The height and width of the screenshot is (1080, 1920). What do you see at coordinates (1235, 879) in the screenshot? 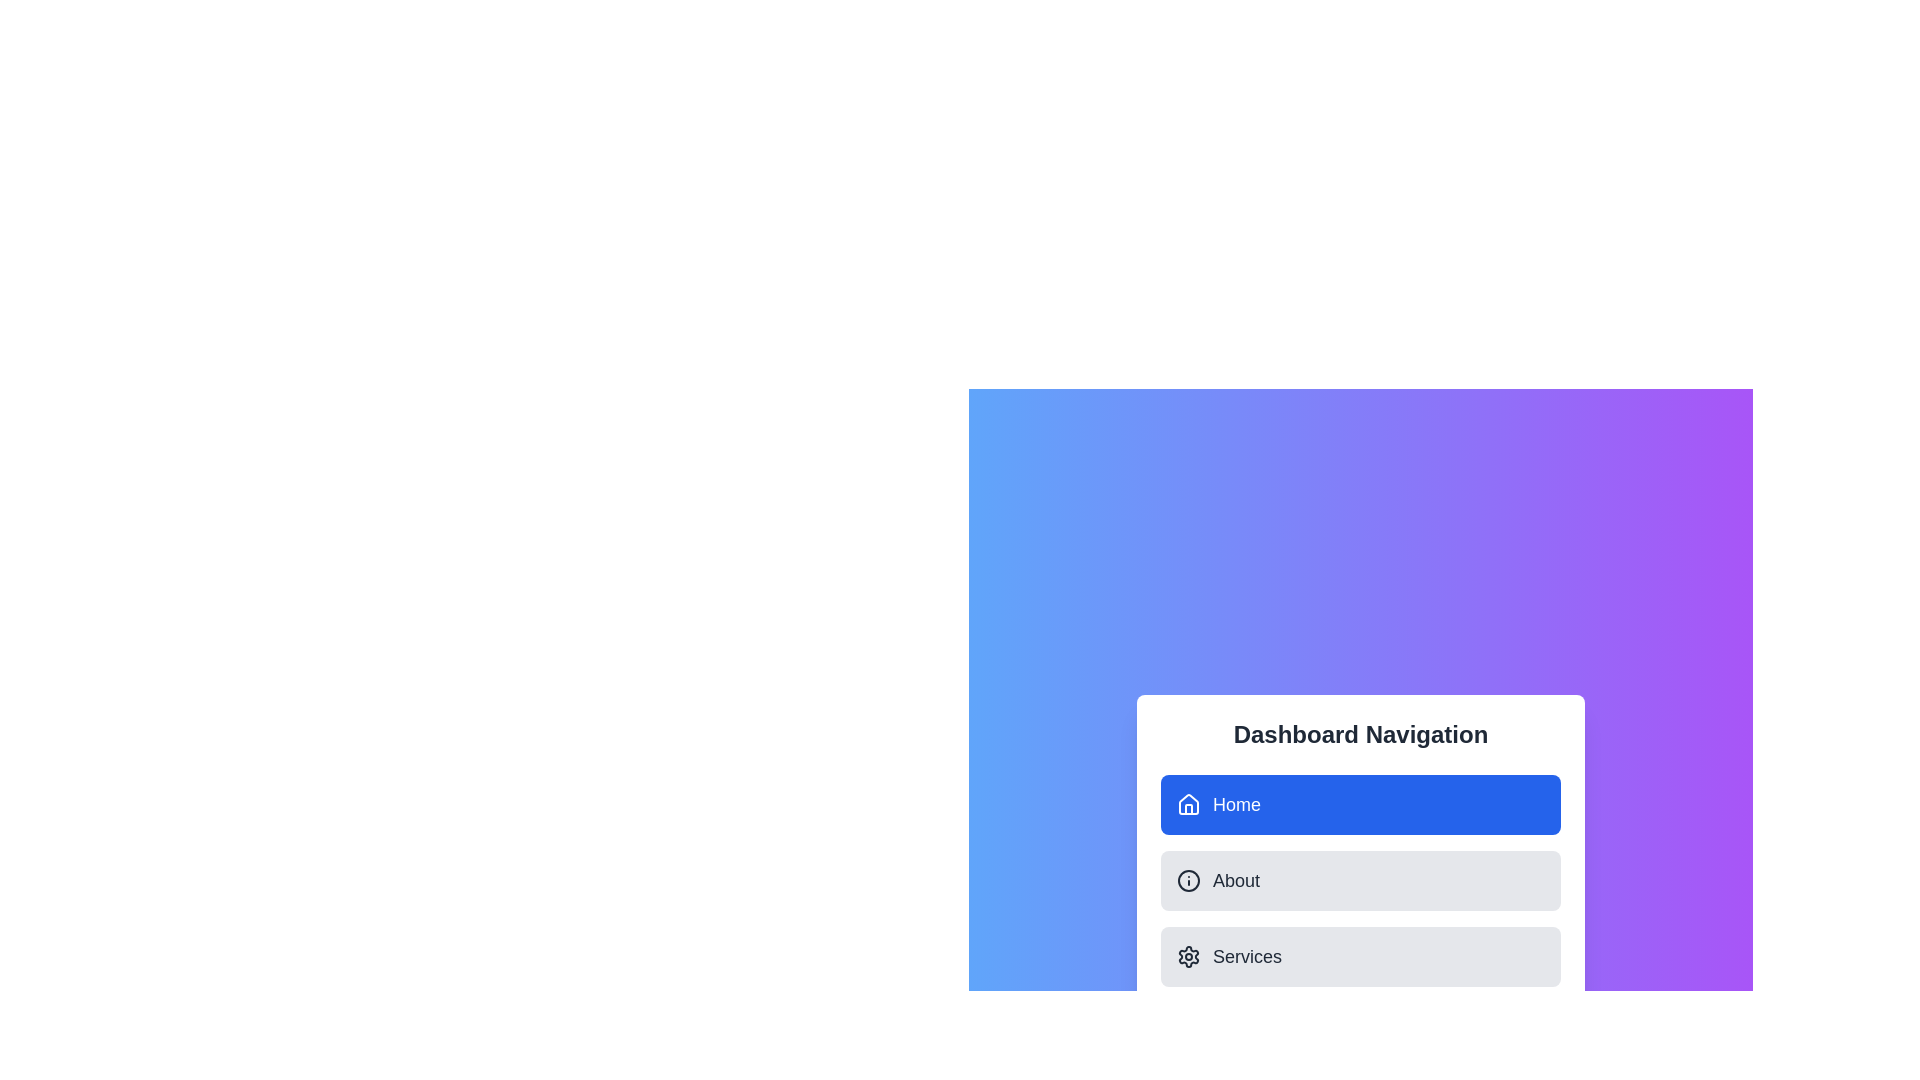
I see `the 'About' text label located in the navigation menu, positioned to the right of the information symbol icon` at bounding box center [1235, 879].